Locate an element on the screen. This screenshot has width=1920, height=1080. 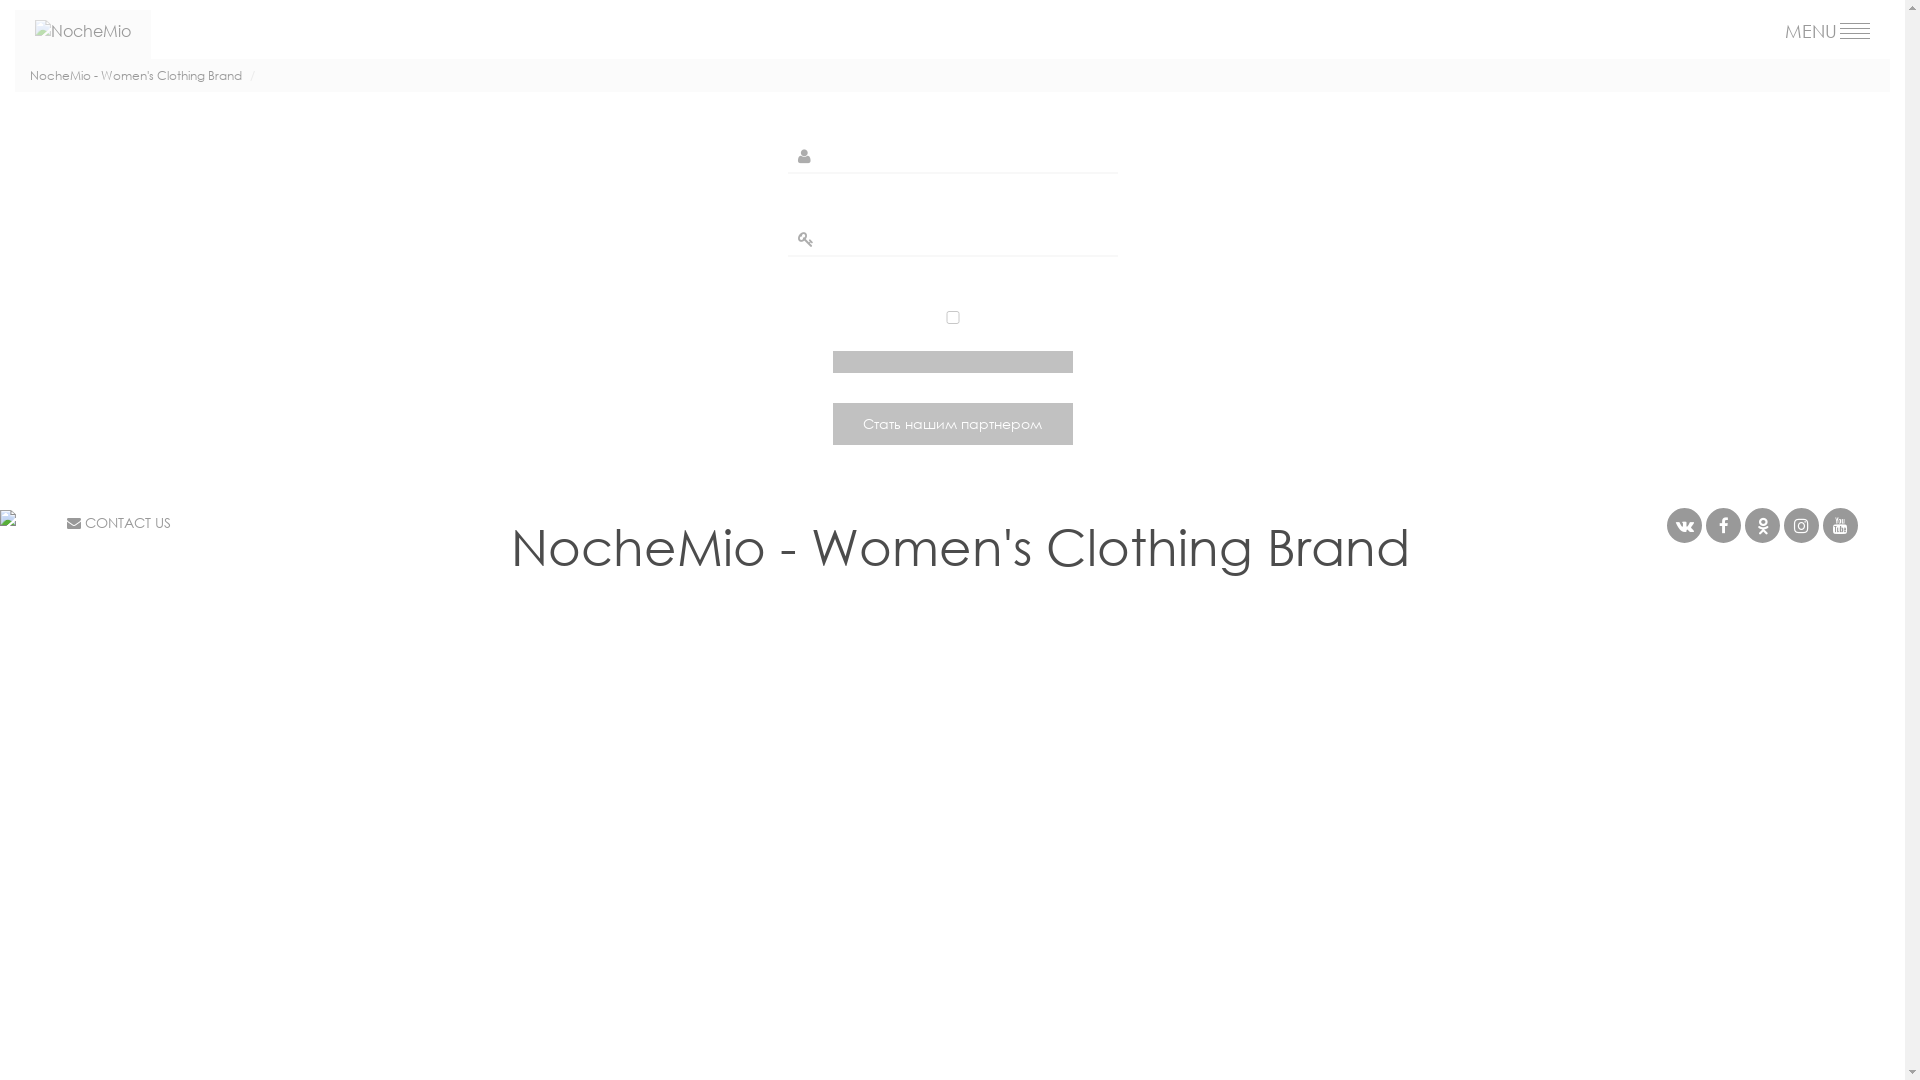
'Official account NocheMio in Instagram' is located at coordinates (1784, 524).